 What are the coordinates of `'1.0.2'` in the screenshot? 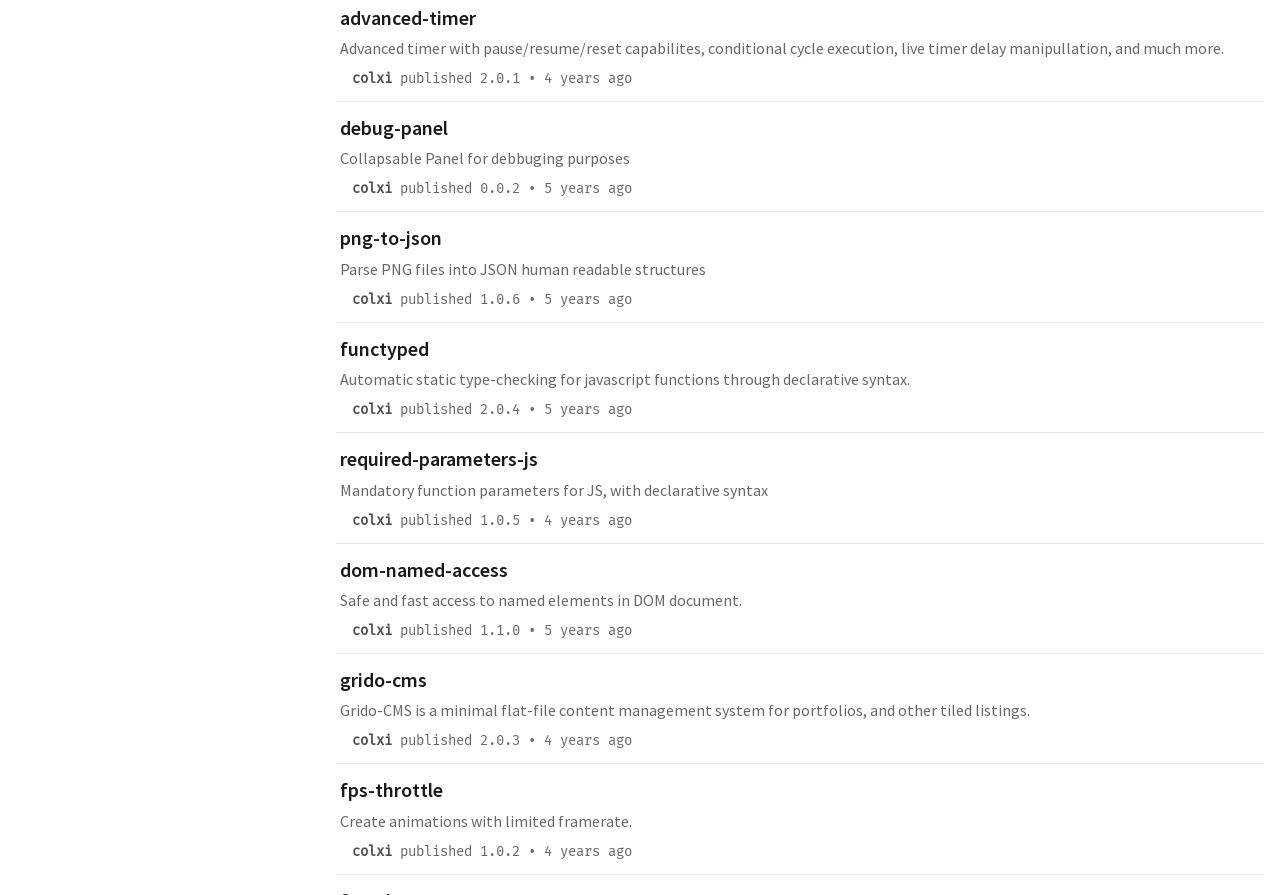 It's located at (499, 849).